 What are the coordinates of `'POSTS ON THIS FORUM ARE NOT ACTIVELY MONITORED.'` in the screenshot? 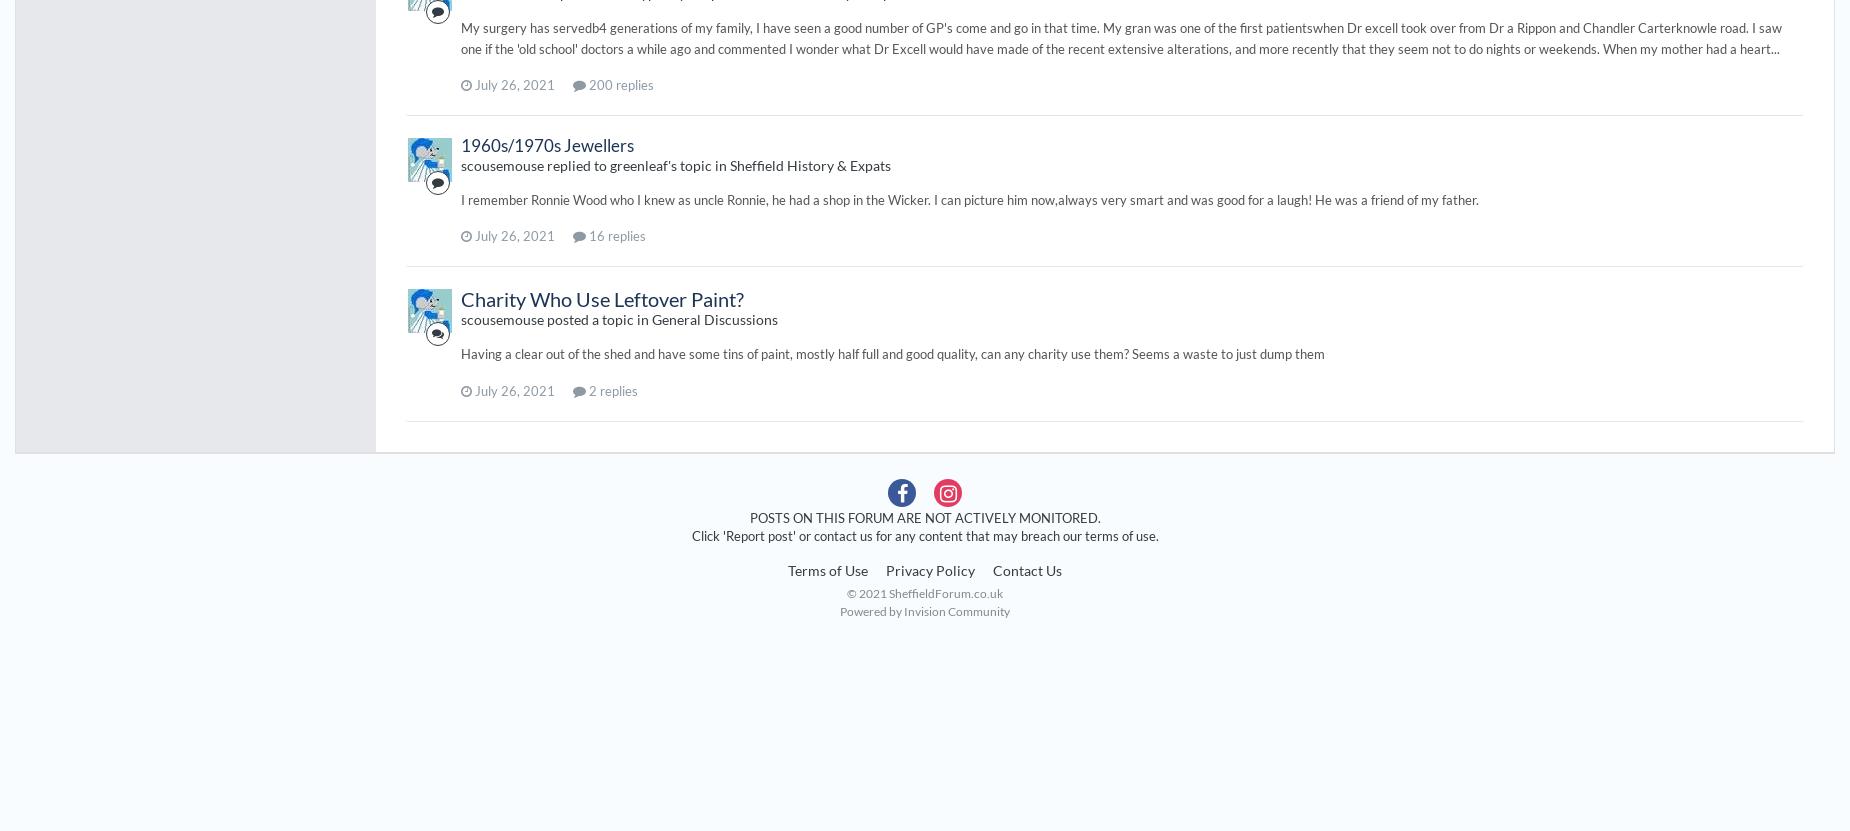 It's located at (924, 515).